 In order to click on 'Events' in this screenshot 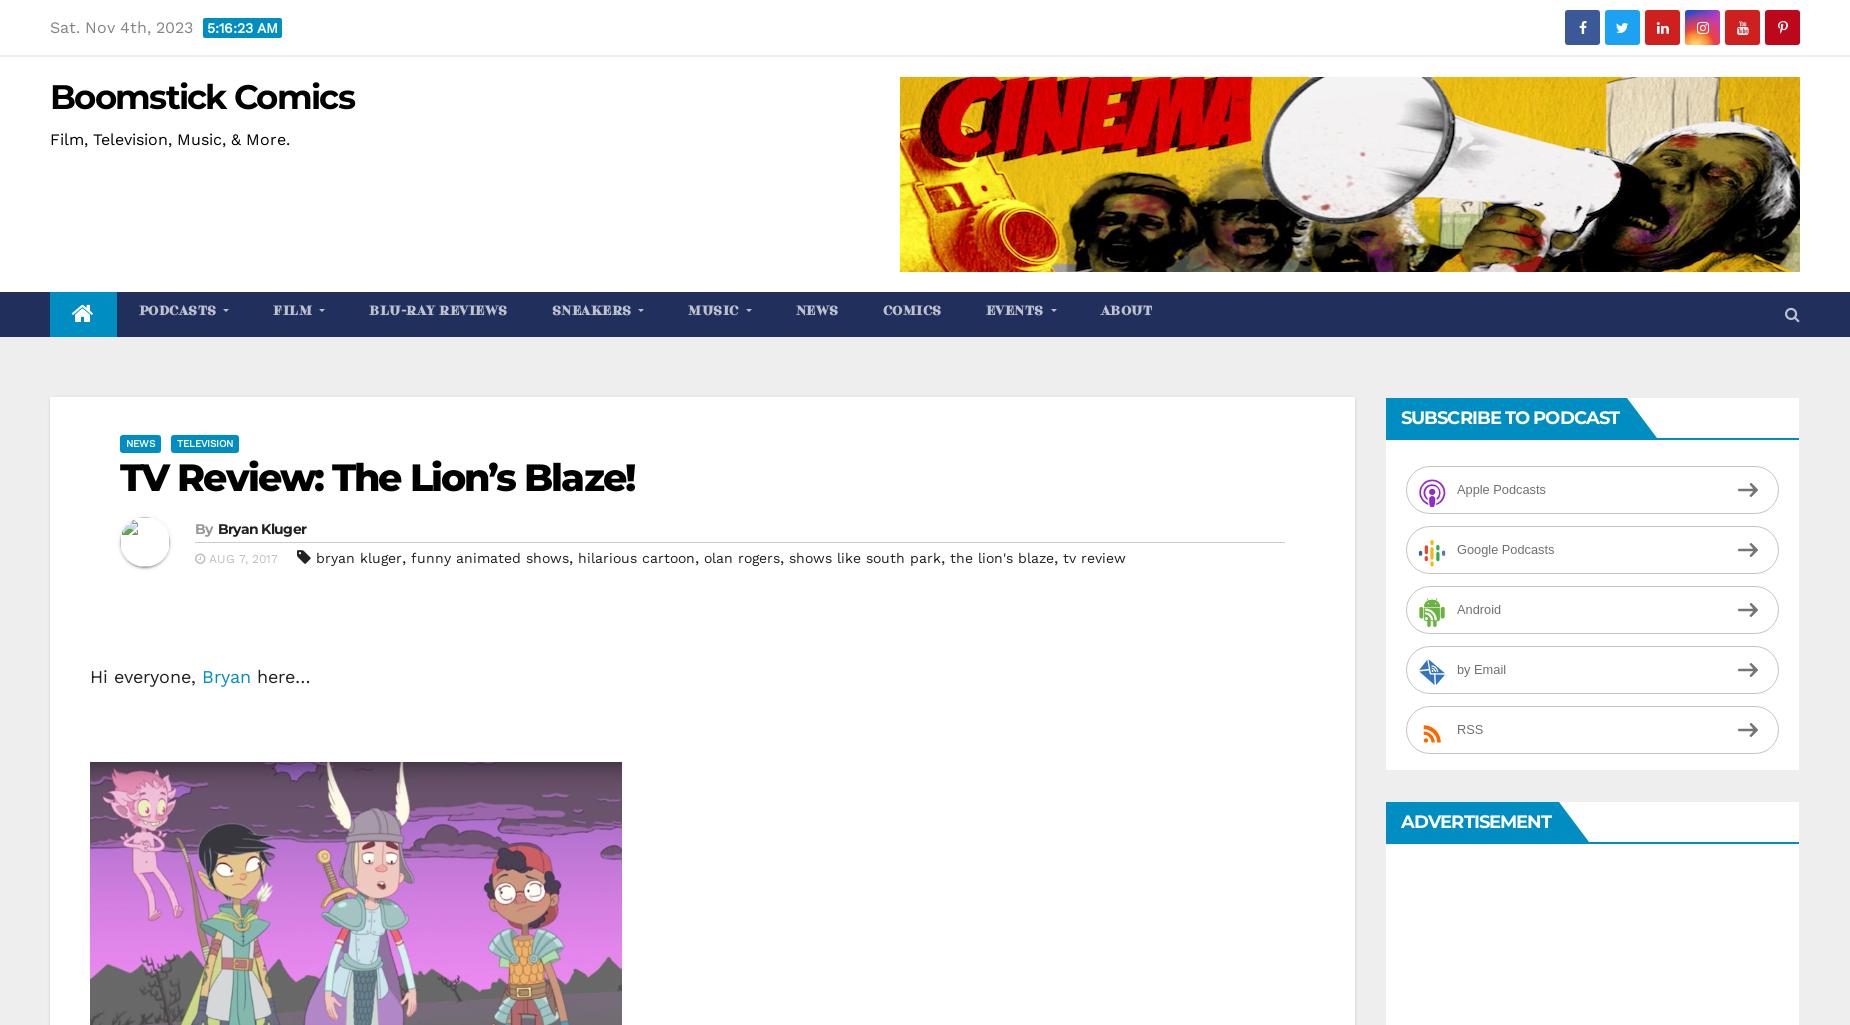, I will do `click(1015, 310)`.